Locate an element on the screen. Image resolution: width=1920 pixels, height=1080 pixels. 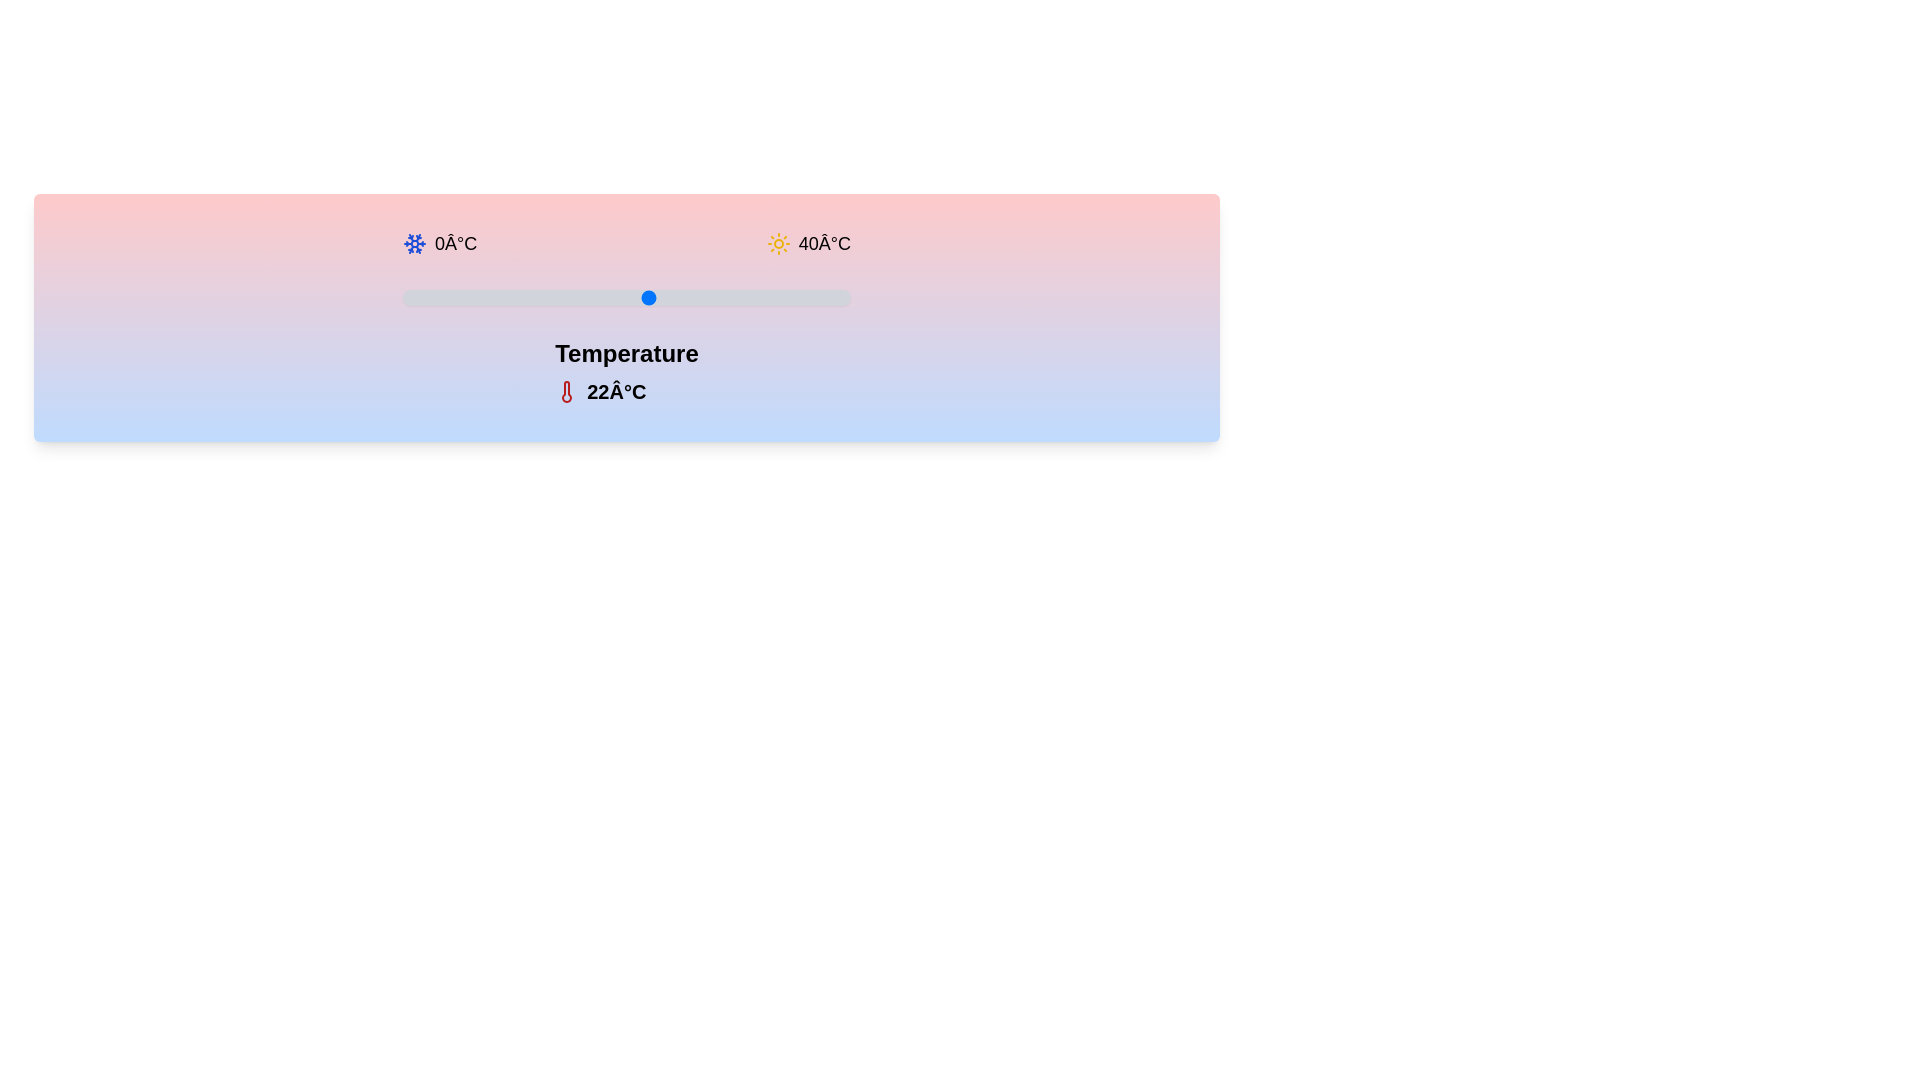
the slider to set the temperature to 3°C is located at coordinates (435, 297).